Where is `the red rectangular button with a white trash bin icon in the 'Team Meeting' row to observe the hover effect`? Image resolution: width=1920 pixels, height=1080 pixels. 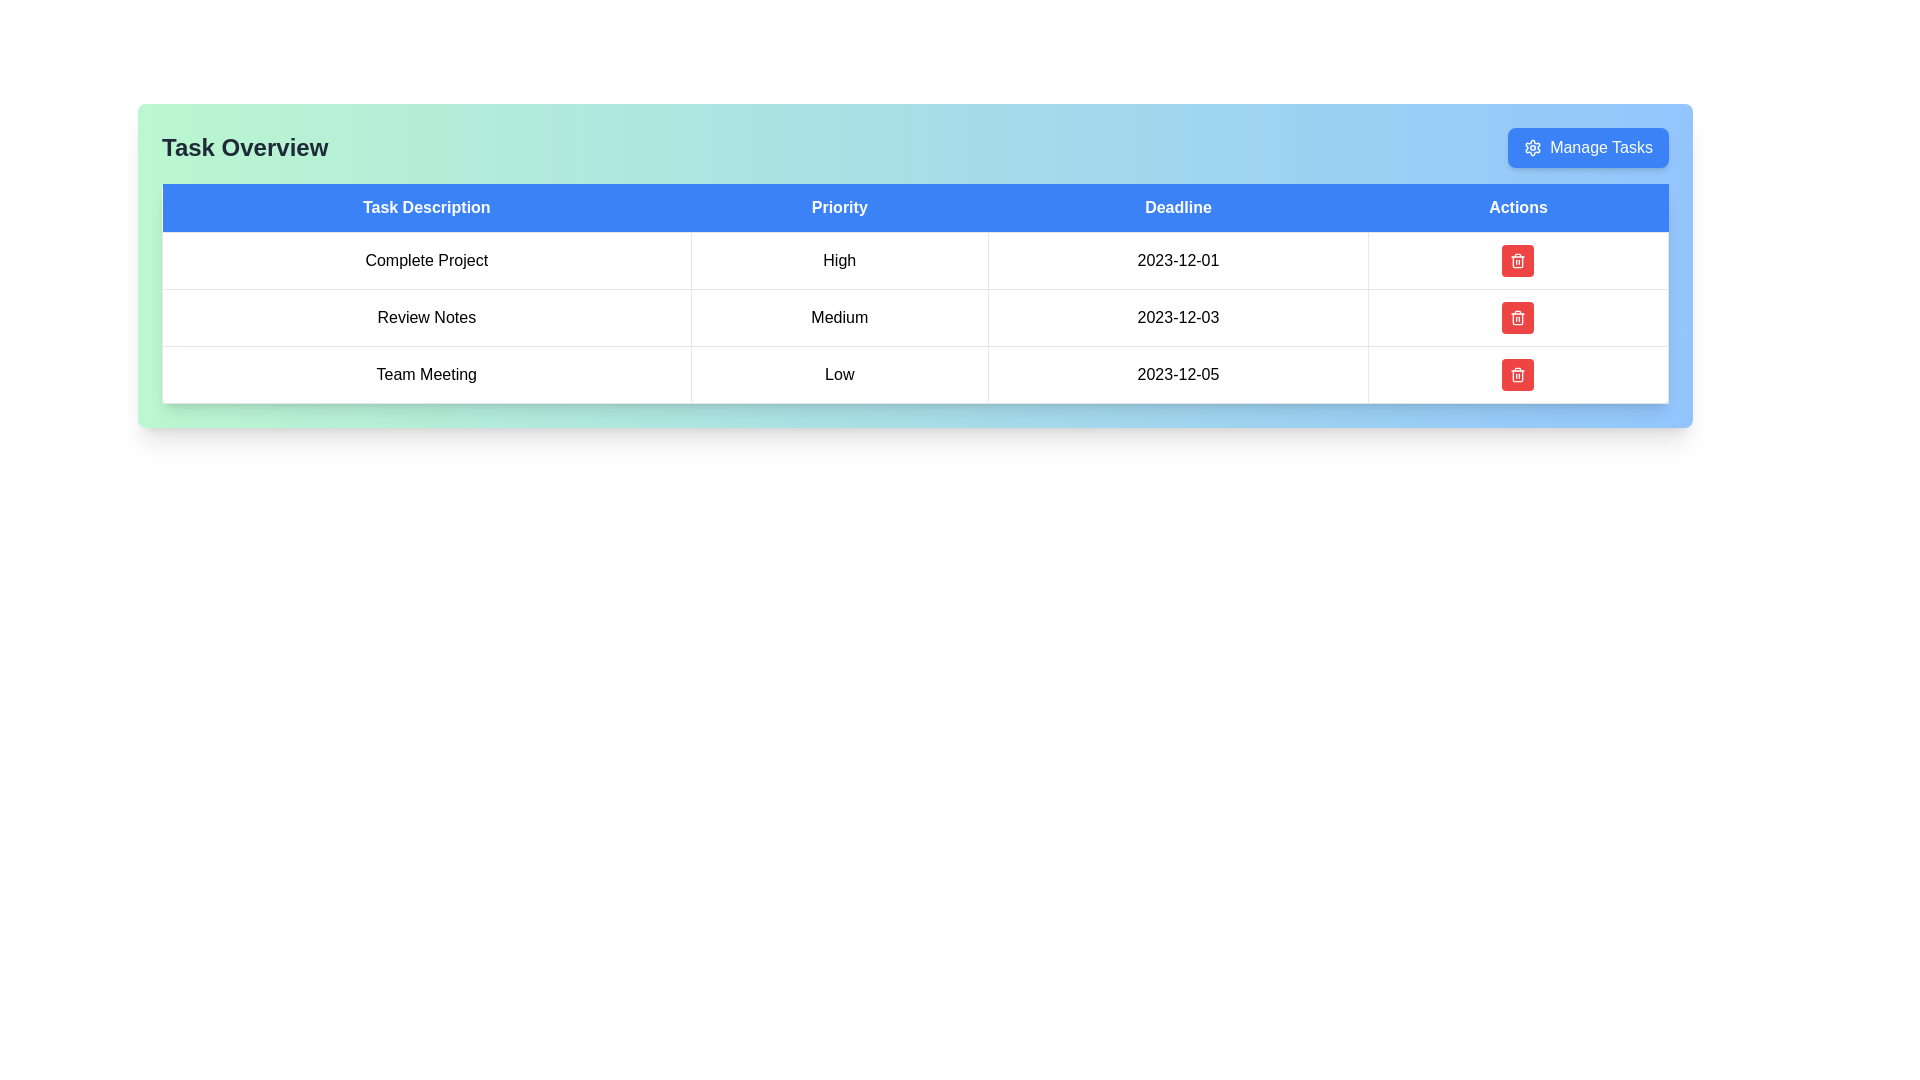
the red rectangular button with a white trash bin icon in the 'Team Meeting' row to observe the hover effect is located at coordinates (1518, 374).